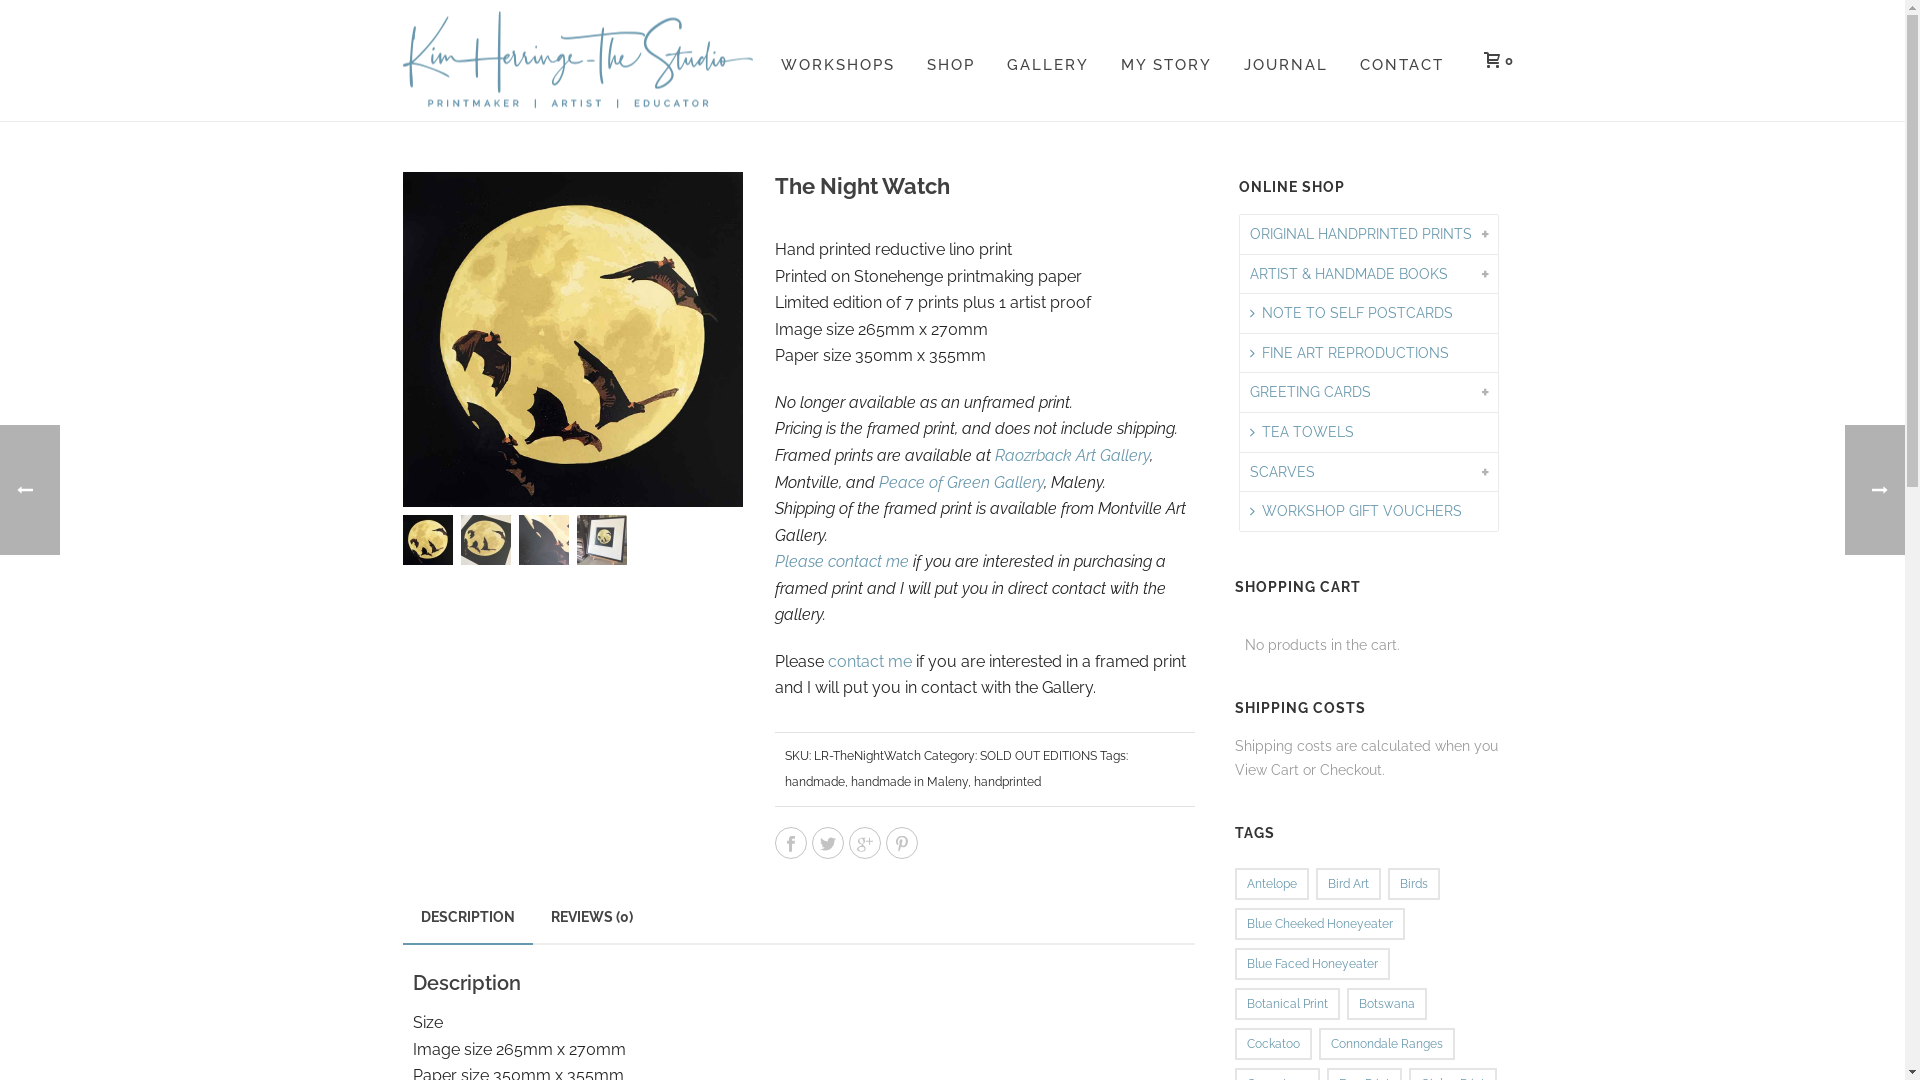 This screenshot has width=1920, height=1080. Describe the element at coordinates (762, 59) in the screenshot. I see `'WORKSHOPS'` at that location.